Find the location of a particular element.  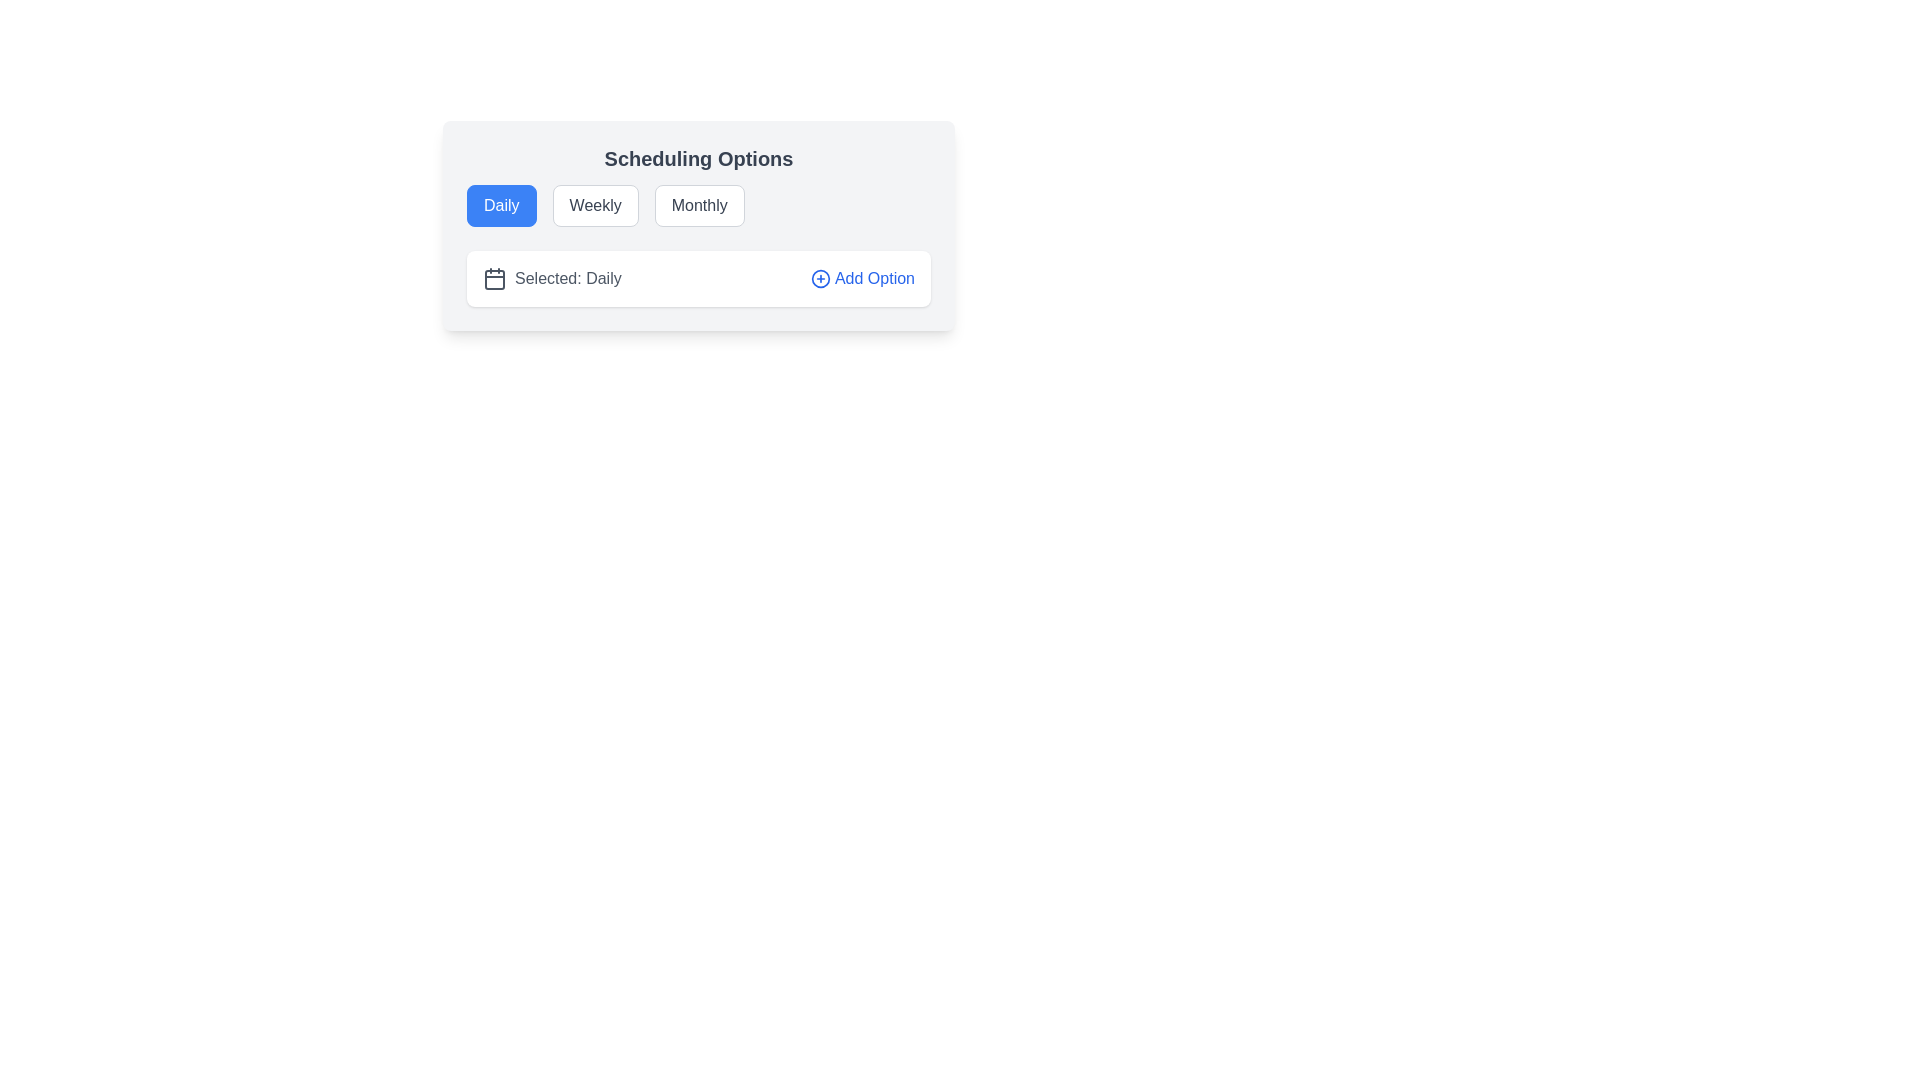

the 'Monthly' button is located at coordinates (699, 205).